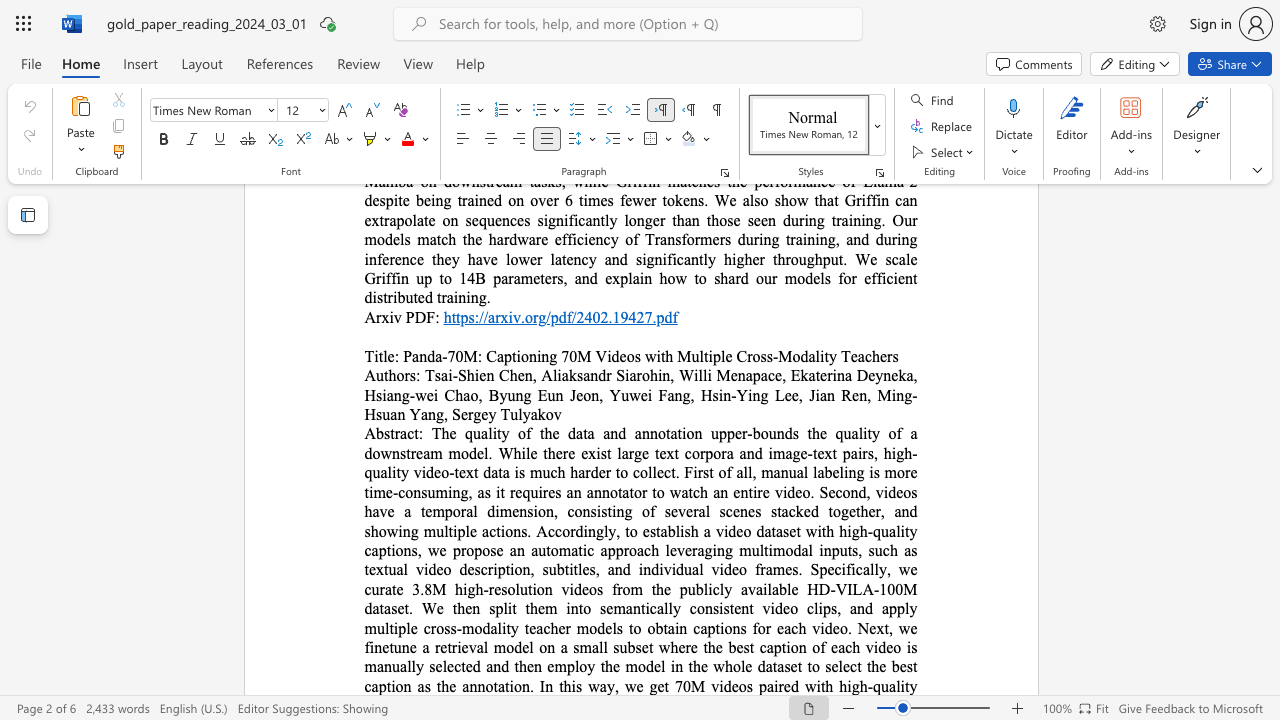 The width and height of the screenshot is (1280, 720). What do you see at coordinates (733, 607) in the screenshot?
I see `the subset text "ent video clips, and apply multiple cross-modality teacher models to obtain captions for eac" within the text "The quality of the data and annotation upper-bounds the quality of a downstream model. While there exist large text corpora and image-text pairs, high-quality video-text data is much harder to collect. First of all, manual labeling is more time-consuming, as it requires an annotator to watch an entire video. Second, videos have a temporal dimension, consisting of several scenes stacked together, and showing multiple actions. Accordingly, to establish a video dataset with high-quality captions, we propose an automatic approach leveraging multimodal inputs, such as textual video description, subtitles, and individual video frames. Specifically, we curate 3.8M high-resolution videos from the publicly available HD-VILA-100M dataset. We then split them into semantically consistent video clips, and apply multiple cross-modality teacher models to obtain captions for each video. Next, we finetune a retrieval model on a small subset where the best caption of each video is manually selected and then employ the model in the whole dataset to select the best caption as the annotation. In"` at bounding box center [733, 607].